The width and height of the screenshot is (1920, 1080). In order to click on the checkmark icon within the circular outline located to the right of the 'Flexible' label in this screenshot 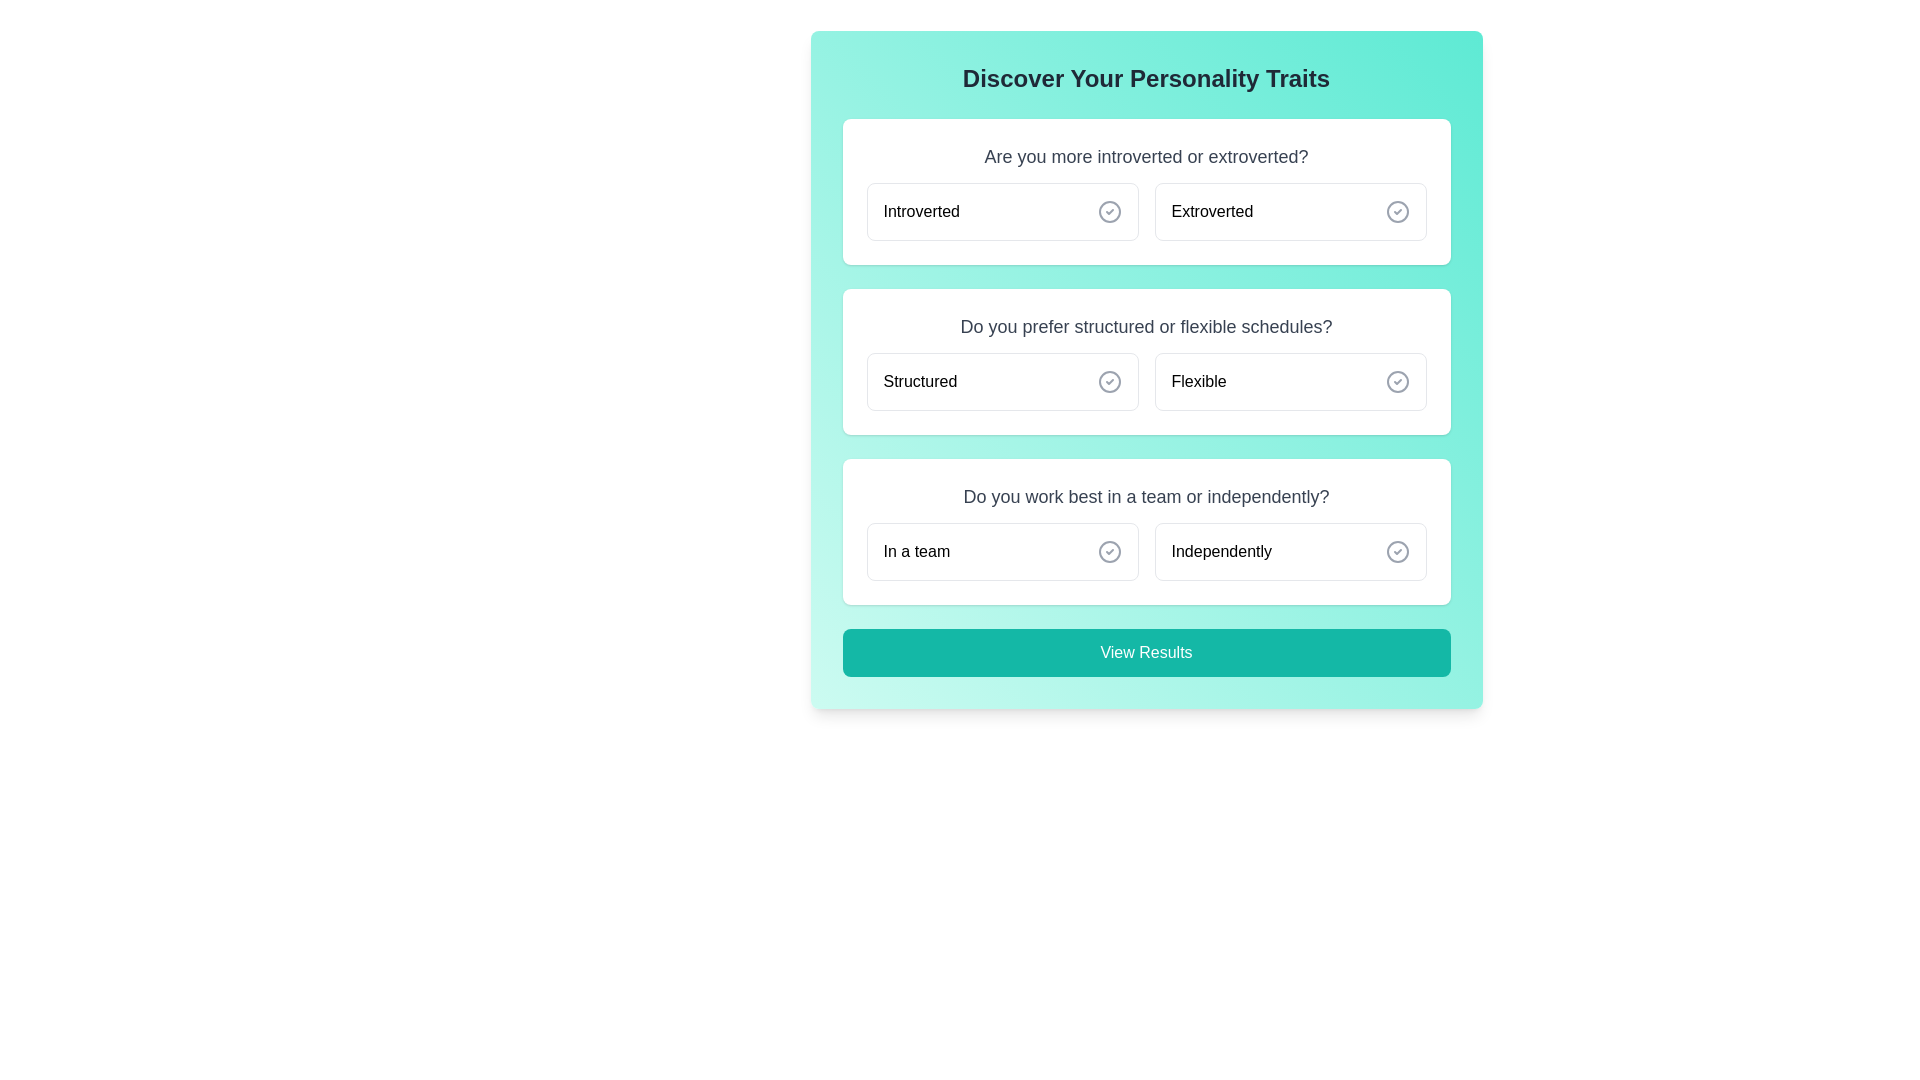, I will do `click(1396, 381)`.